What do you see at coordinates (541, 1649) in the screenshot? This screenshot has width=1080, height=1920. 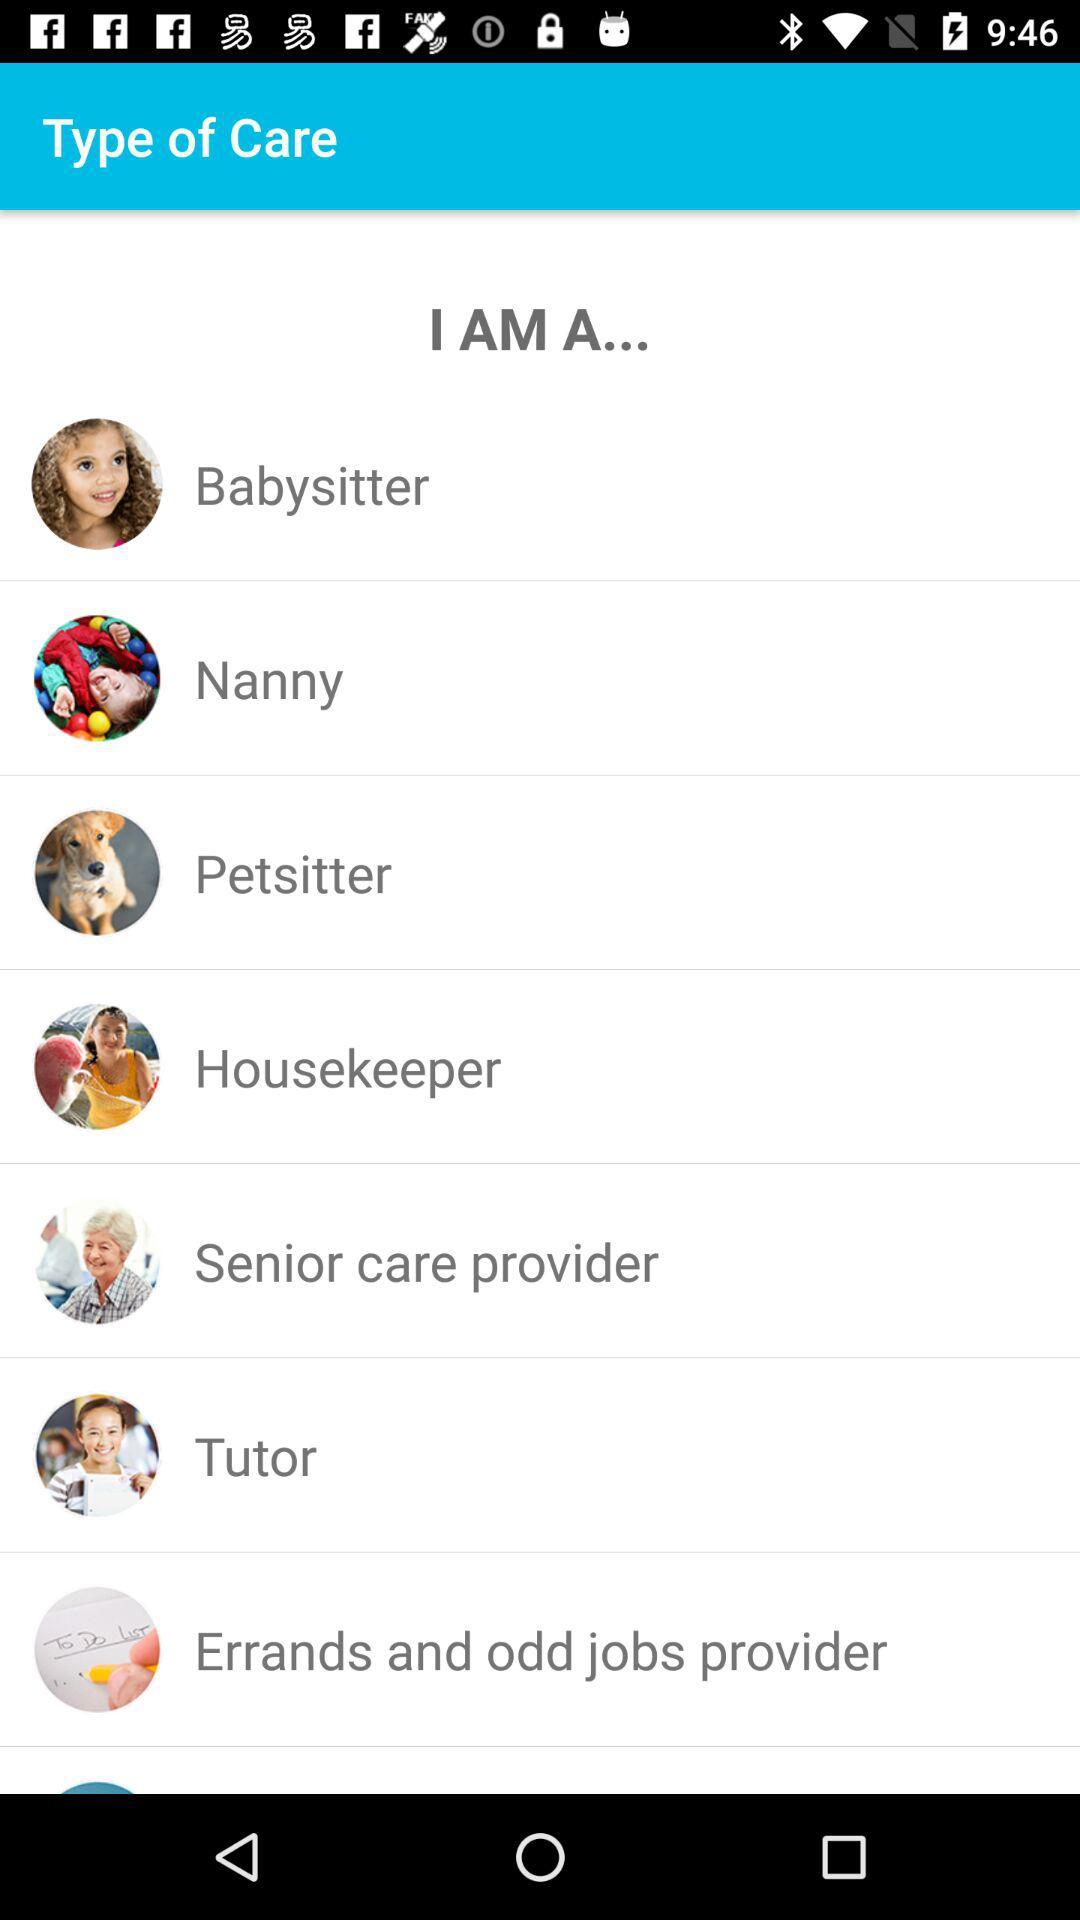 I see `app below the tutor` at bounding box center [541, 1649].